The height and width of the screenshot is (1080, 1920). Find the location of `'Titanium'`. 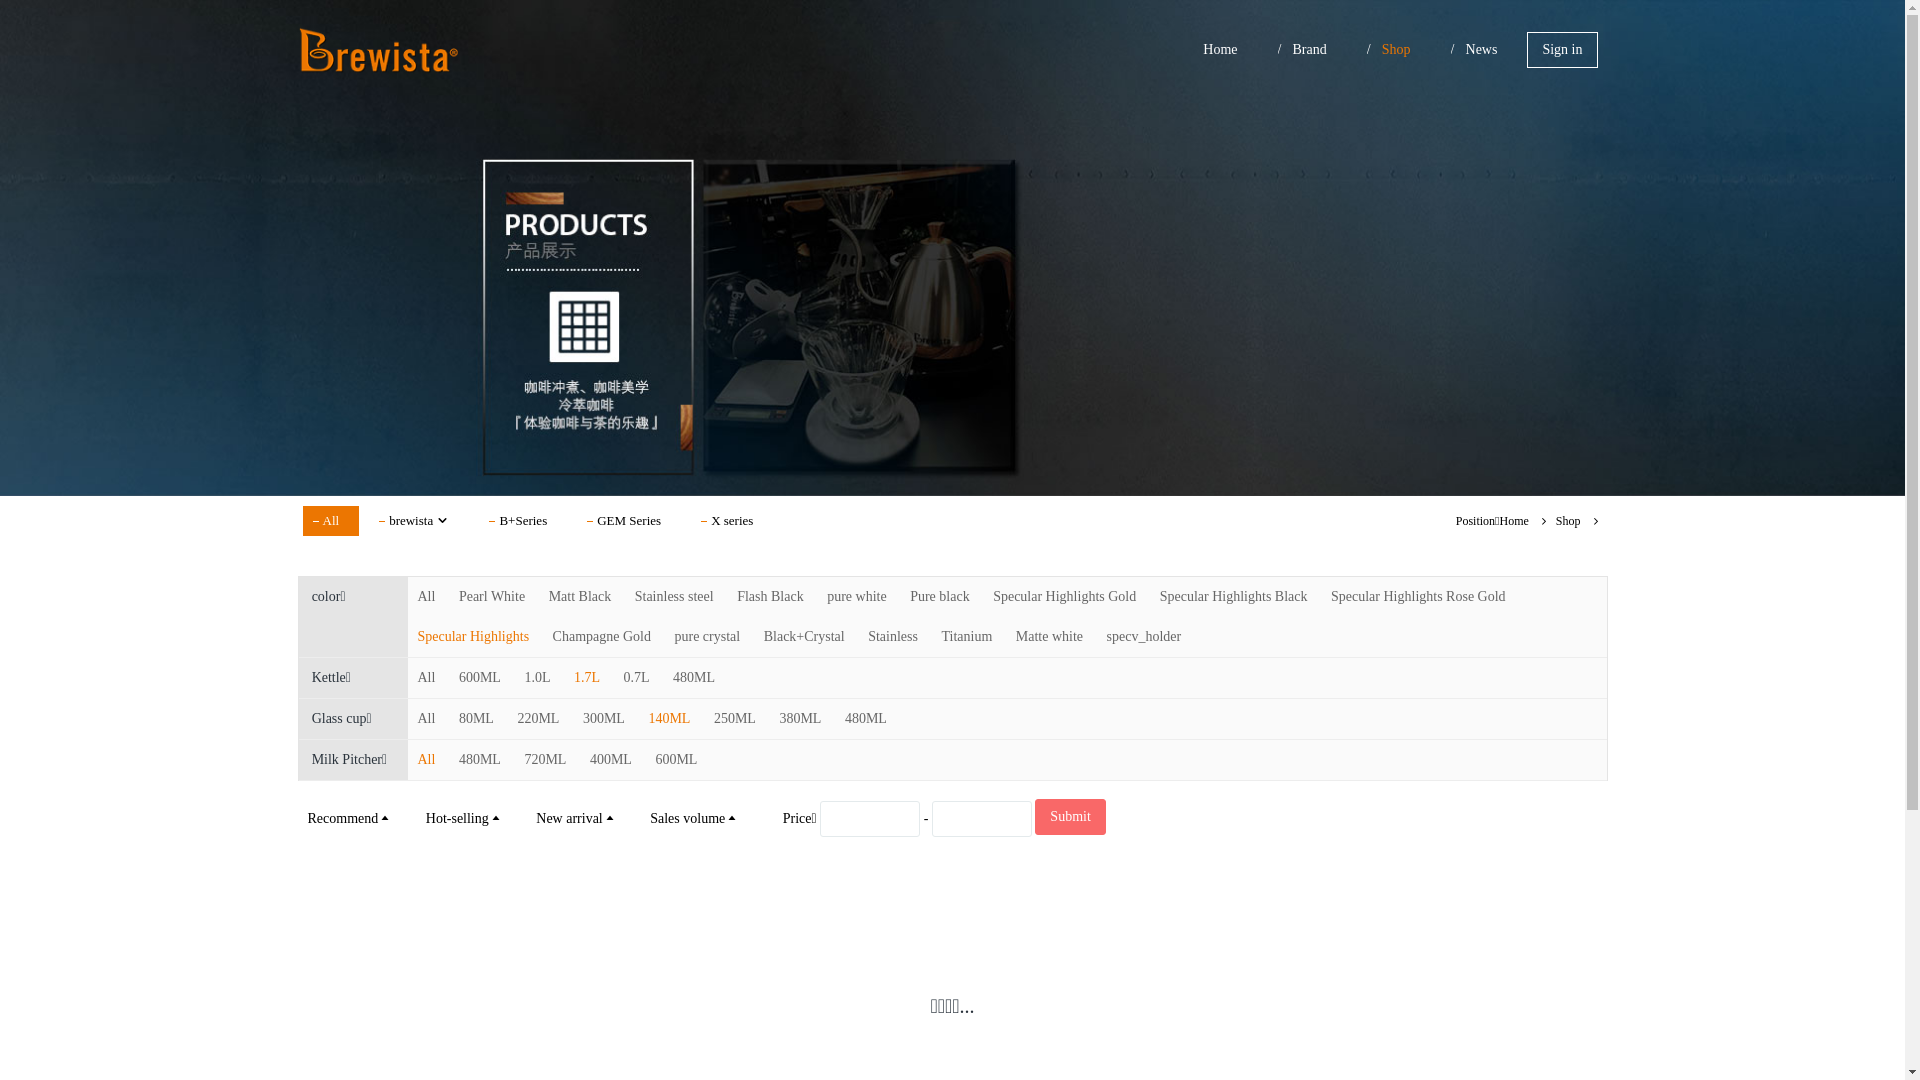

'Titanium' is located at coordinates (966, 636).